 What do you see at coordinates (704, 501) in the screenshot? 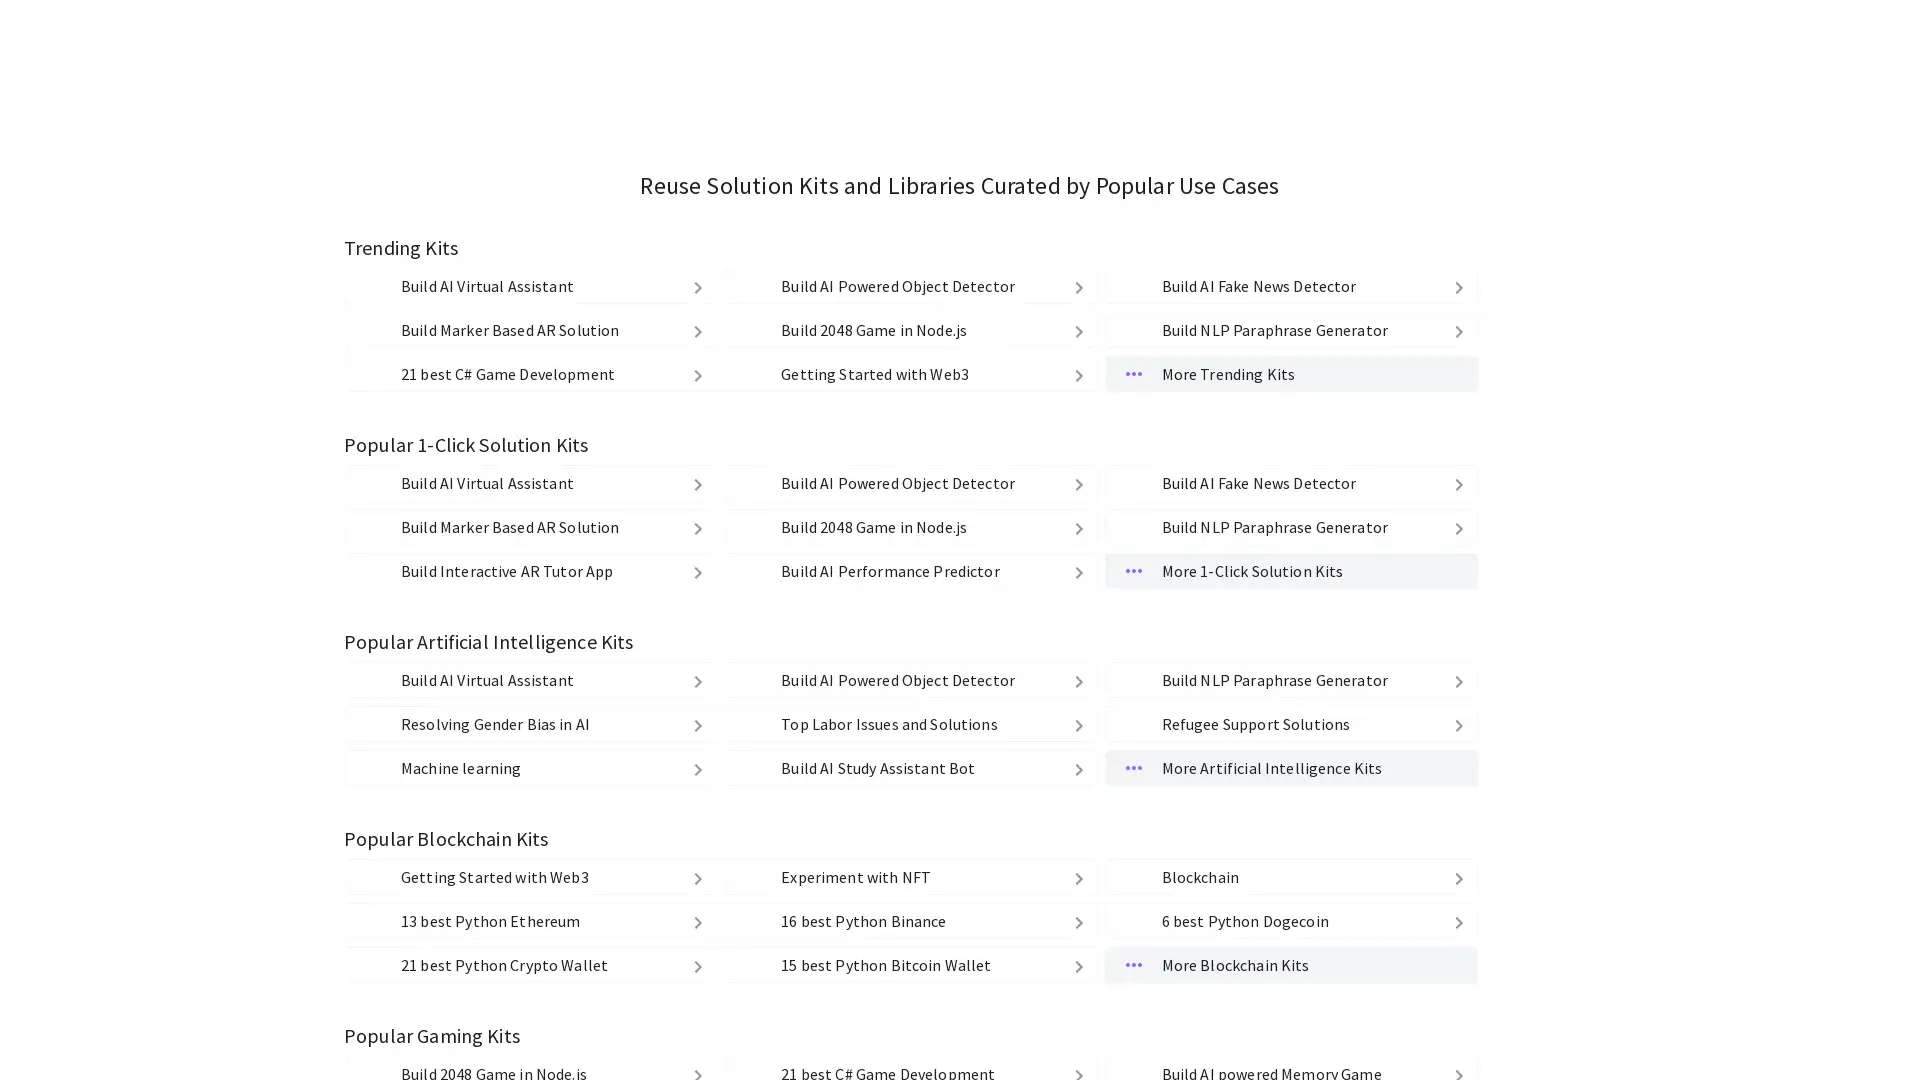
I see `Python Python` at bounding box center [704, 501].